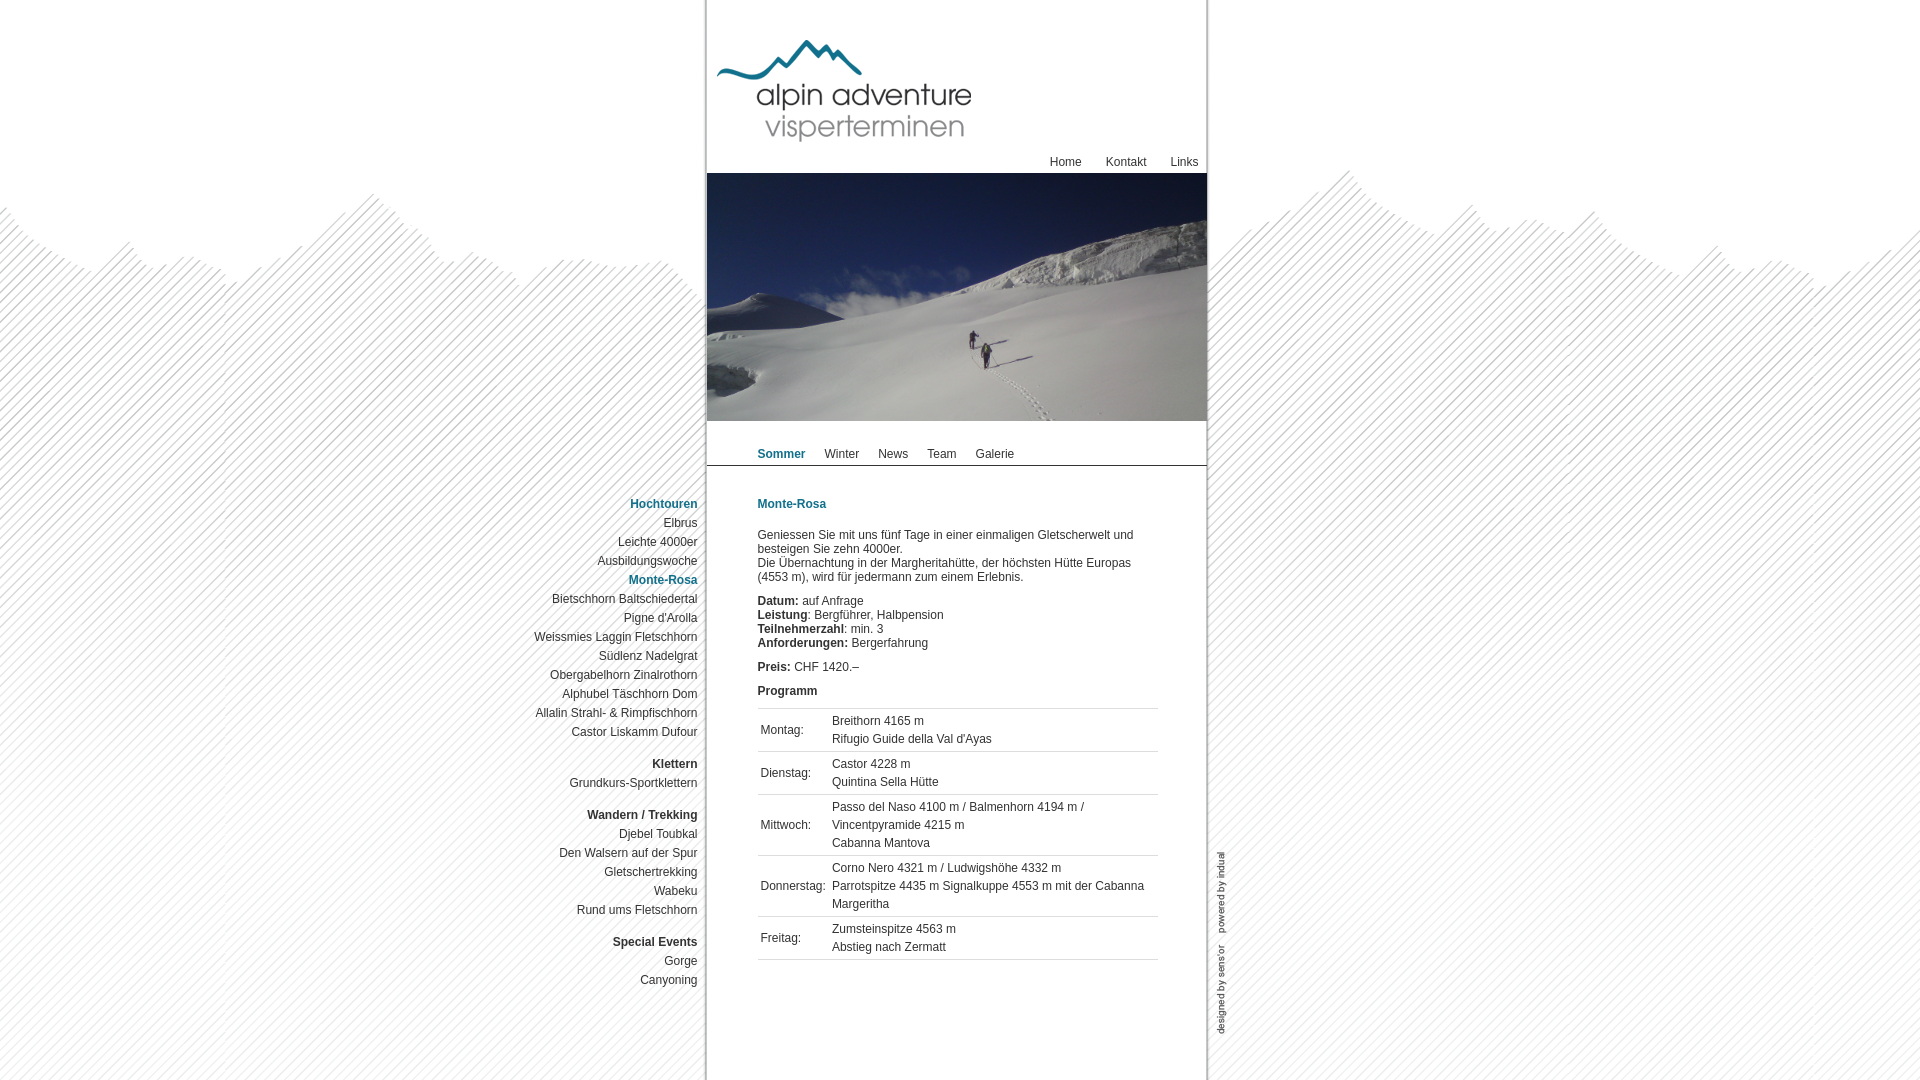  Describe the element at coordinates (609, 979) in the screenshot. I see `'Canyoning'` at that location.